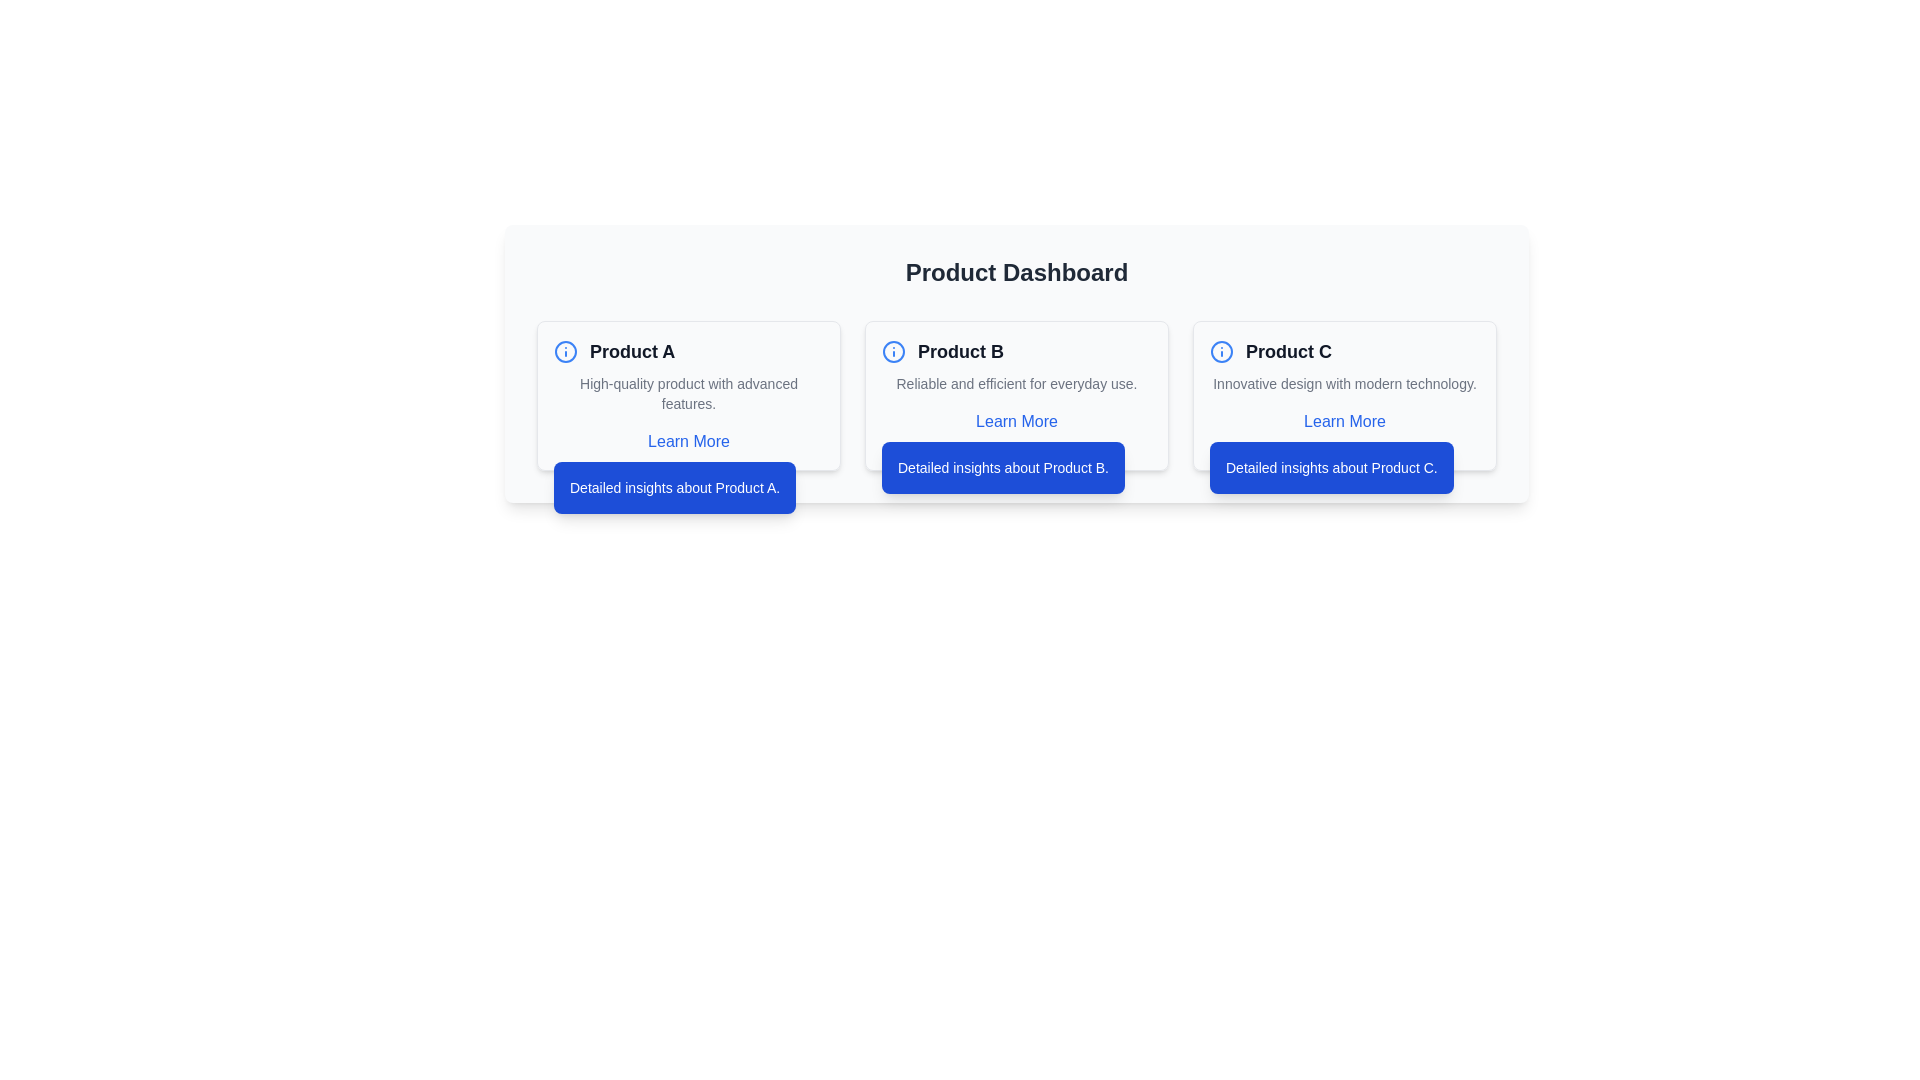  Describe the element at coordinates (1344, 420) in the screenshot. I see `the 'Learn More' hyperlink styled in blue text with an underline, located in the product information section for 'Product C'` at that location.